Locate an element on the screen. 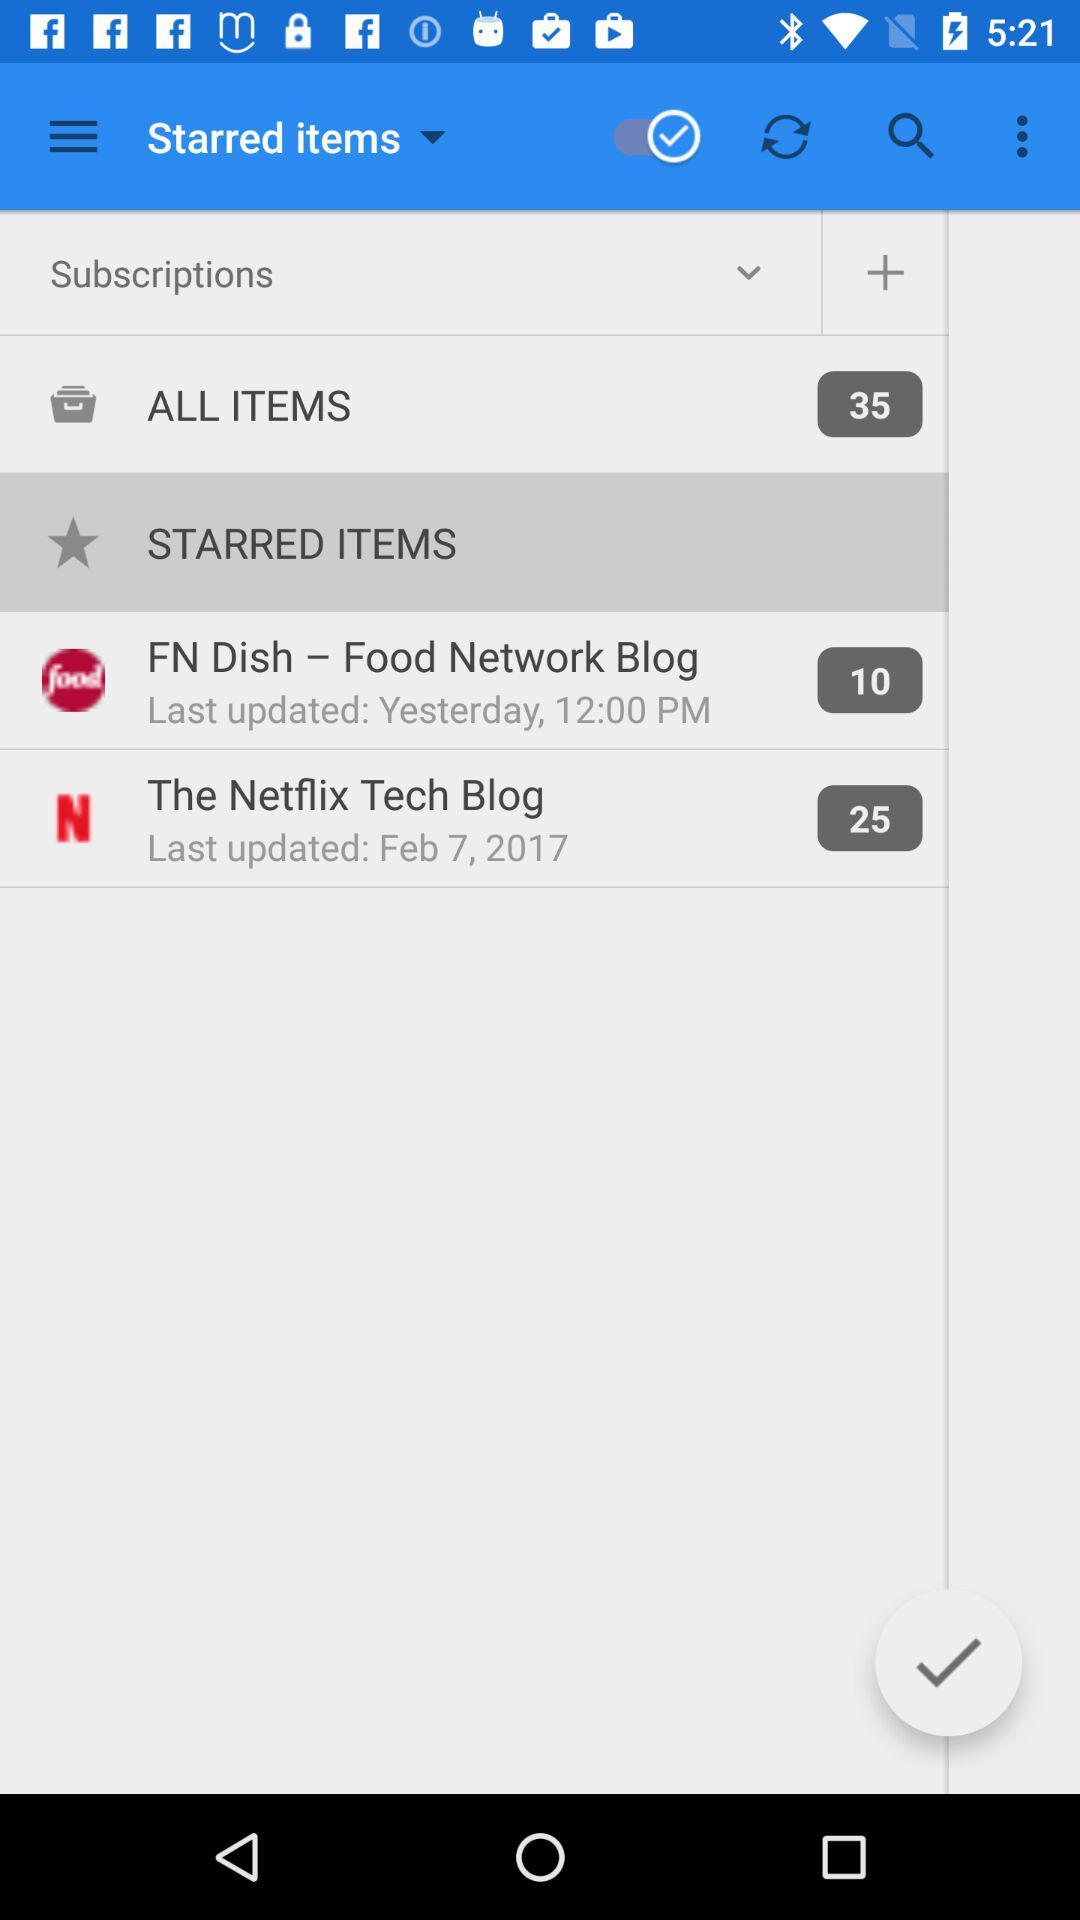 The image size is (1080, 1920). advertisement is located at coordinates (884, 272).